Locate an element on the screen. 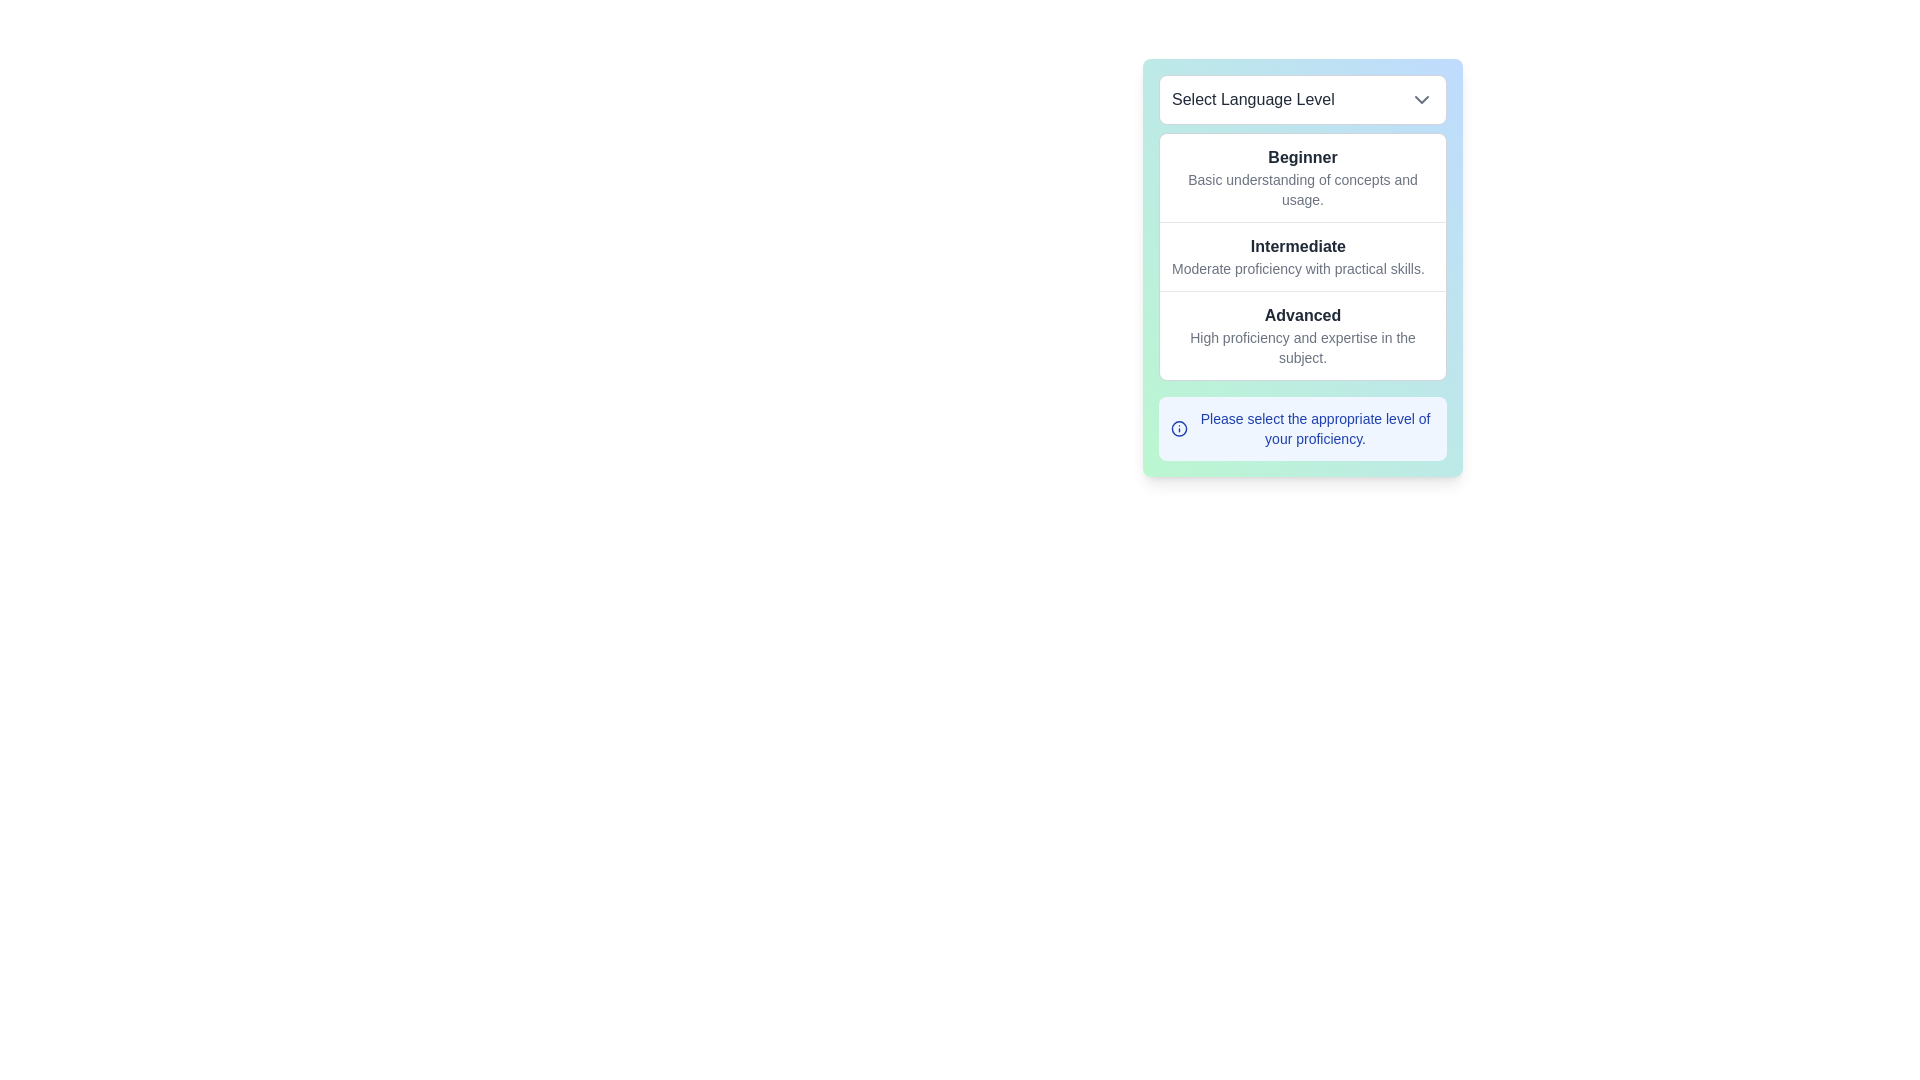 Image resolution: width=1920 pixels, height=1080 pixels. the 'Advanced' list item option, which is the third option in the language proficiency levels list is located at coordinates (1302, 334).